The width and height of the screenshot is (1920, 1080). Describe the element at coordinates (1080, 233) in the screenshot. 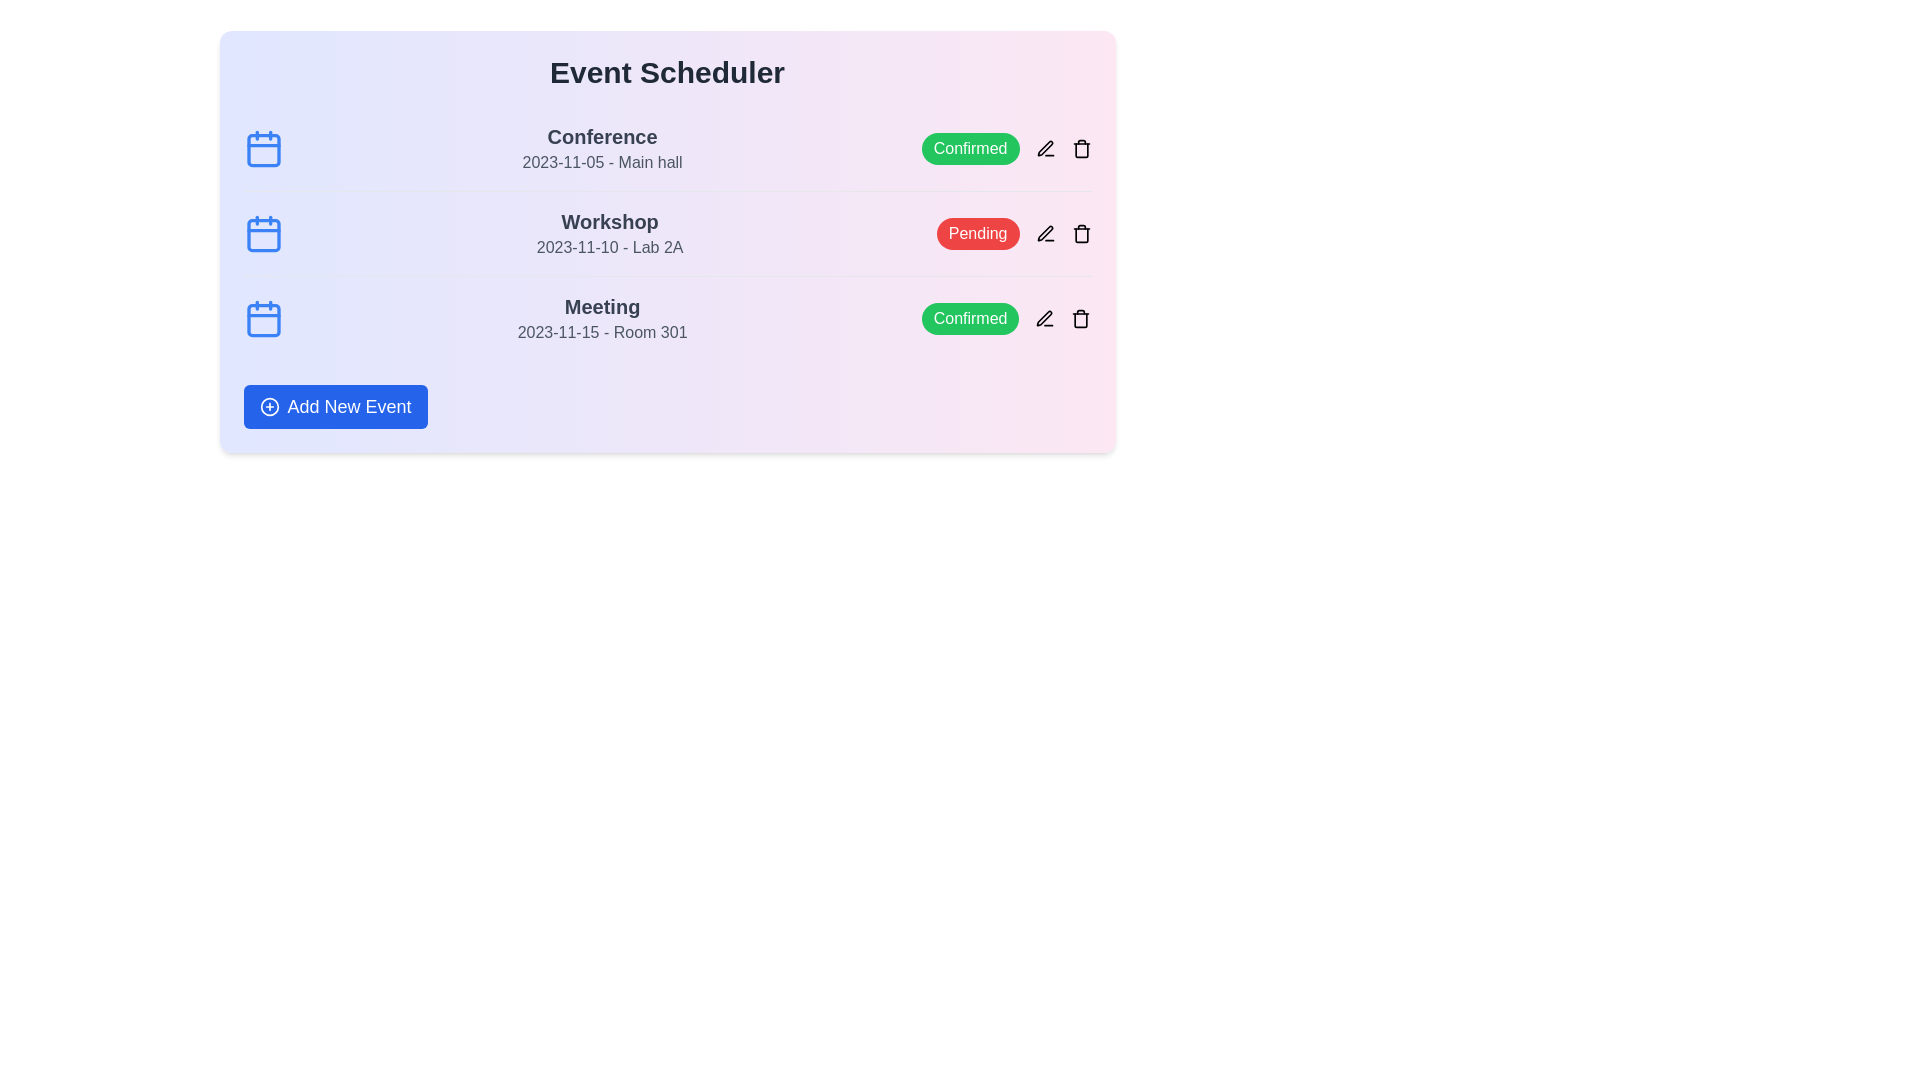

I see `the trash can icon button for the 'Workshop' event` at that location.